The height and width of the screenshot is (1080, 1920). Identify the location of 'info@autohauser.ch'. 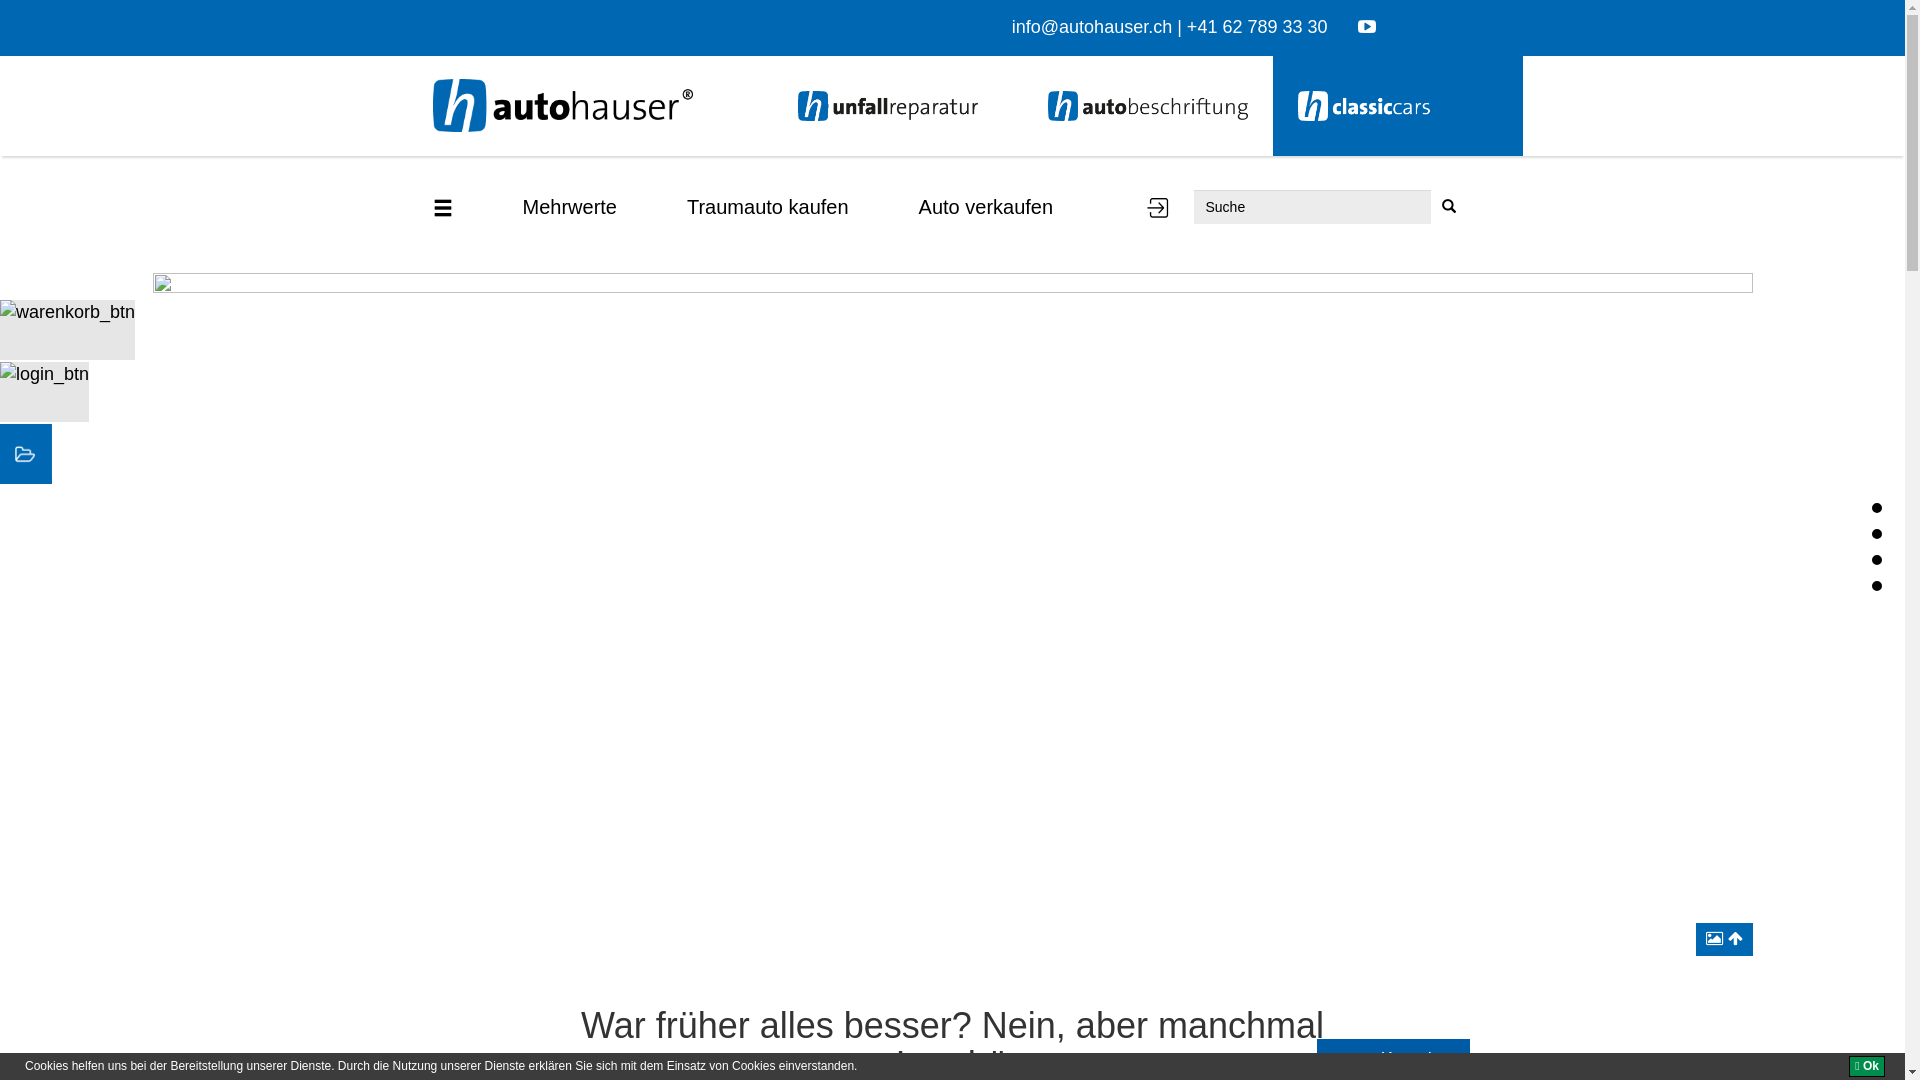
(1091, 27).